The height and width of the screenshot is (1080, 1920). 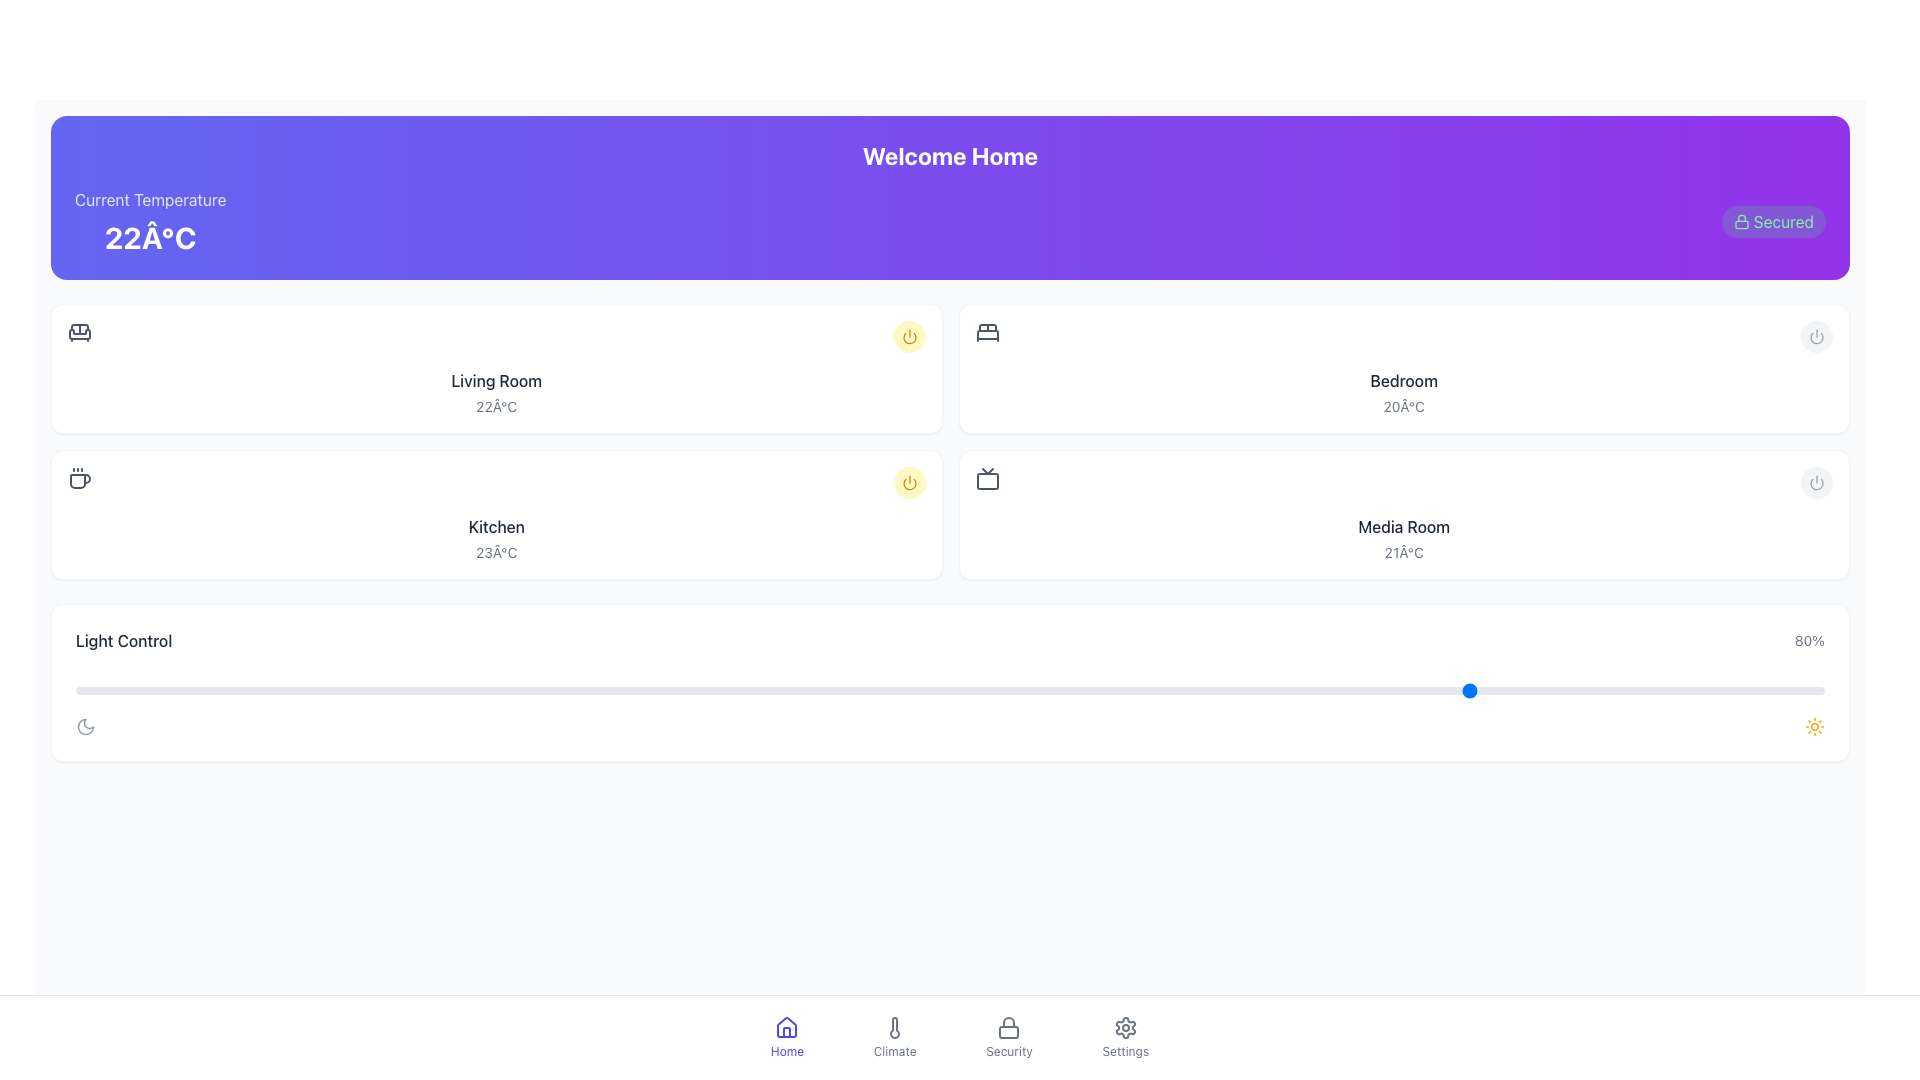 I want to click on temperature text label displaying '21°C' within the white, rounded card labeled 'Media Room', which is centered beneath the room's title, so click(x=1403, y=552).